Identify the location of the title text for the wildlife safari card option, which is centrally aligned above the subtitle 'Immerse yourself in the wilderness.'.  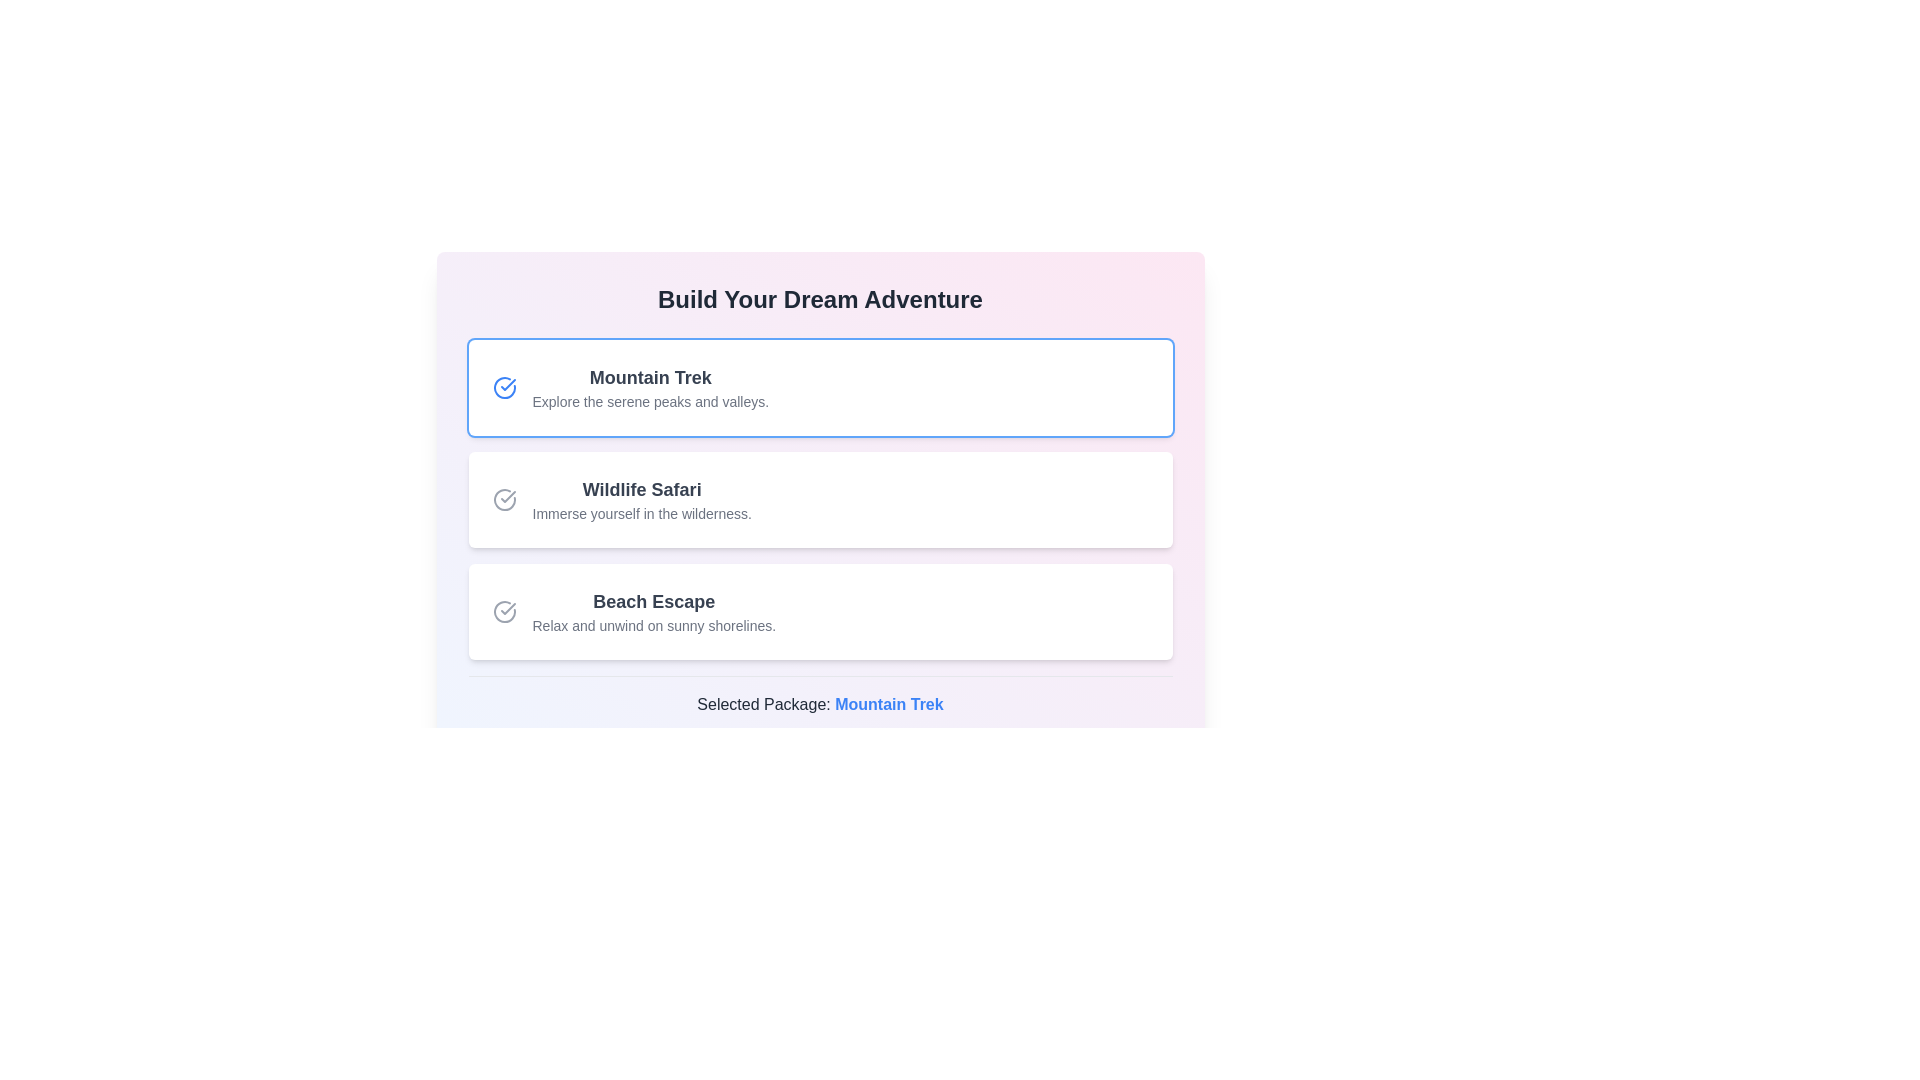
(642, 489).